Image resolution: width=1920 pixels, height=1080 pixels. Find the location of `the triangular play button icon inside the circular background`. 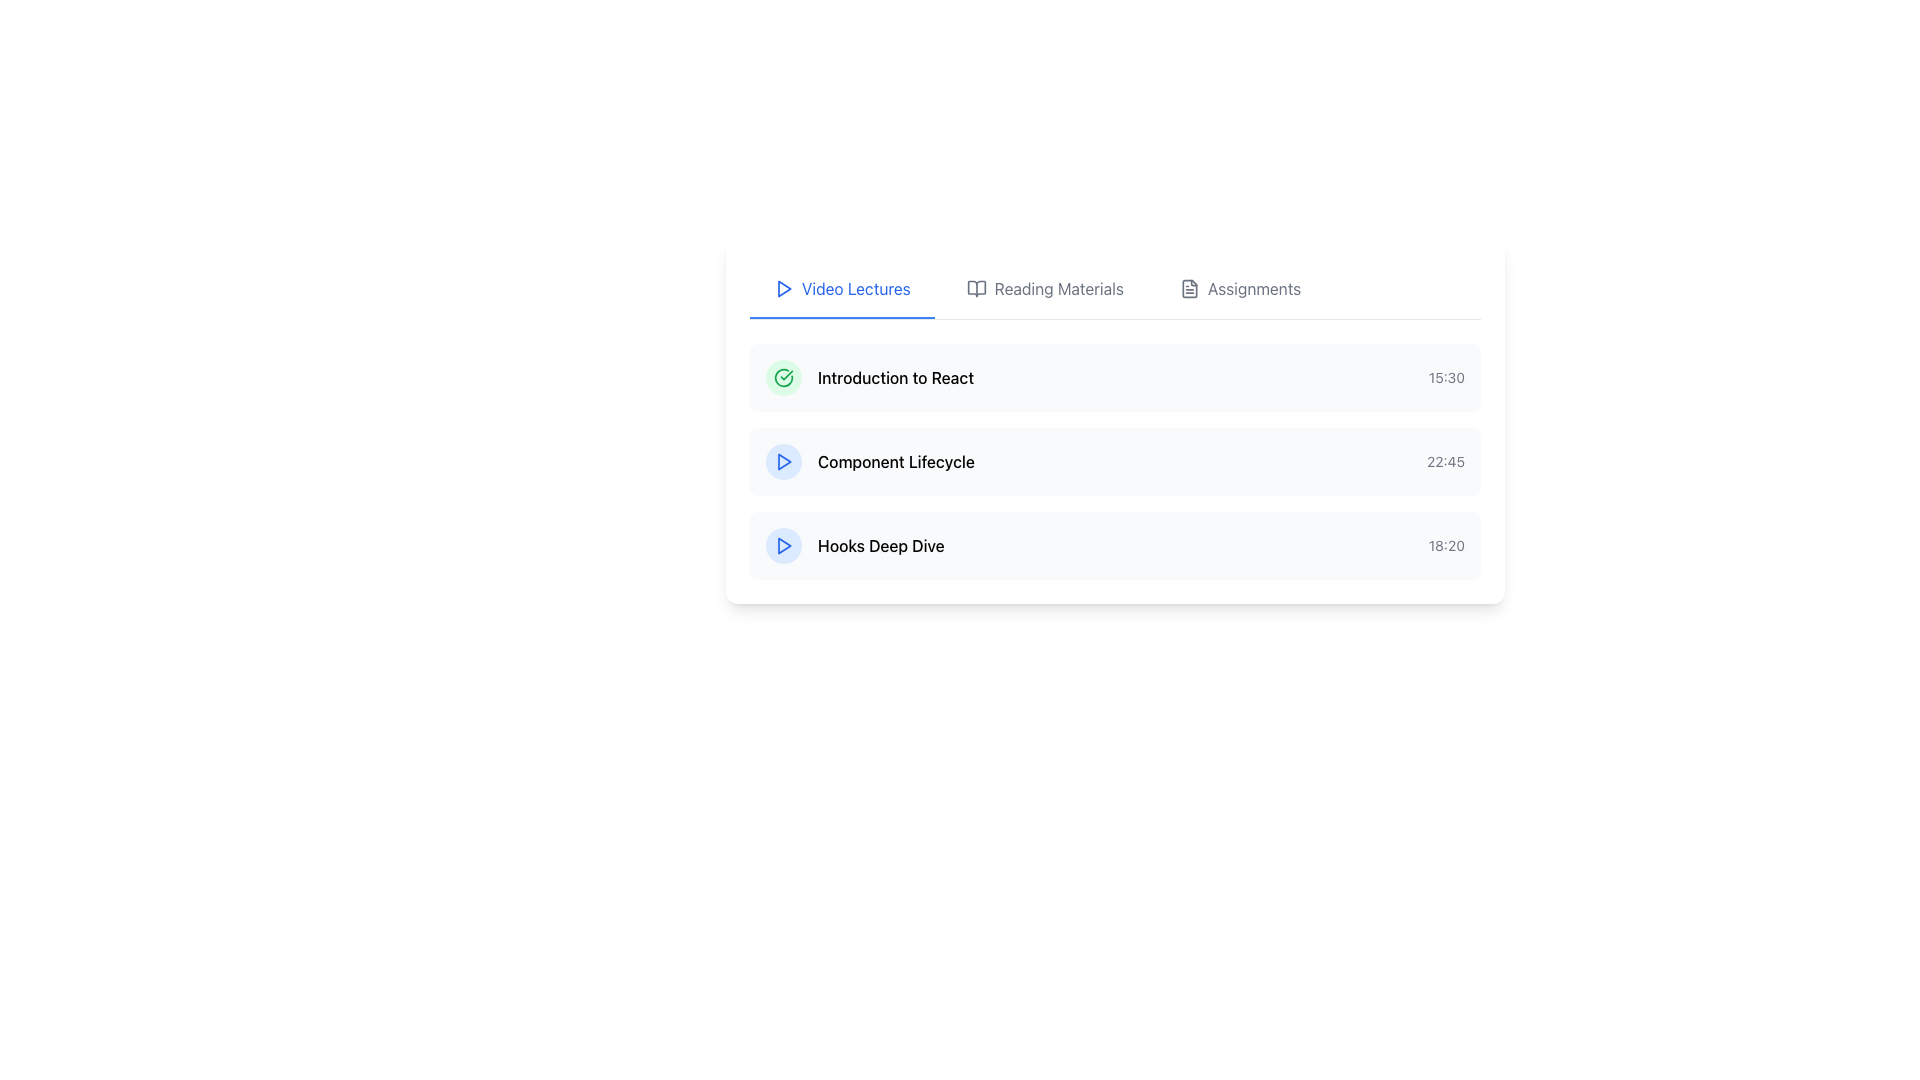

the triangular play button icon inside the circular background is located at coordinates (783, 546).